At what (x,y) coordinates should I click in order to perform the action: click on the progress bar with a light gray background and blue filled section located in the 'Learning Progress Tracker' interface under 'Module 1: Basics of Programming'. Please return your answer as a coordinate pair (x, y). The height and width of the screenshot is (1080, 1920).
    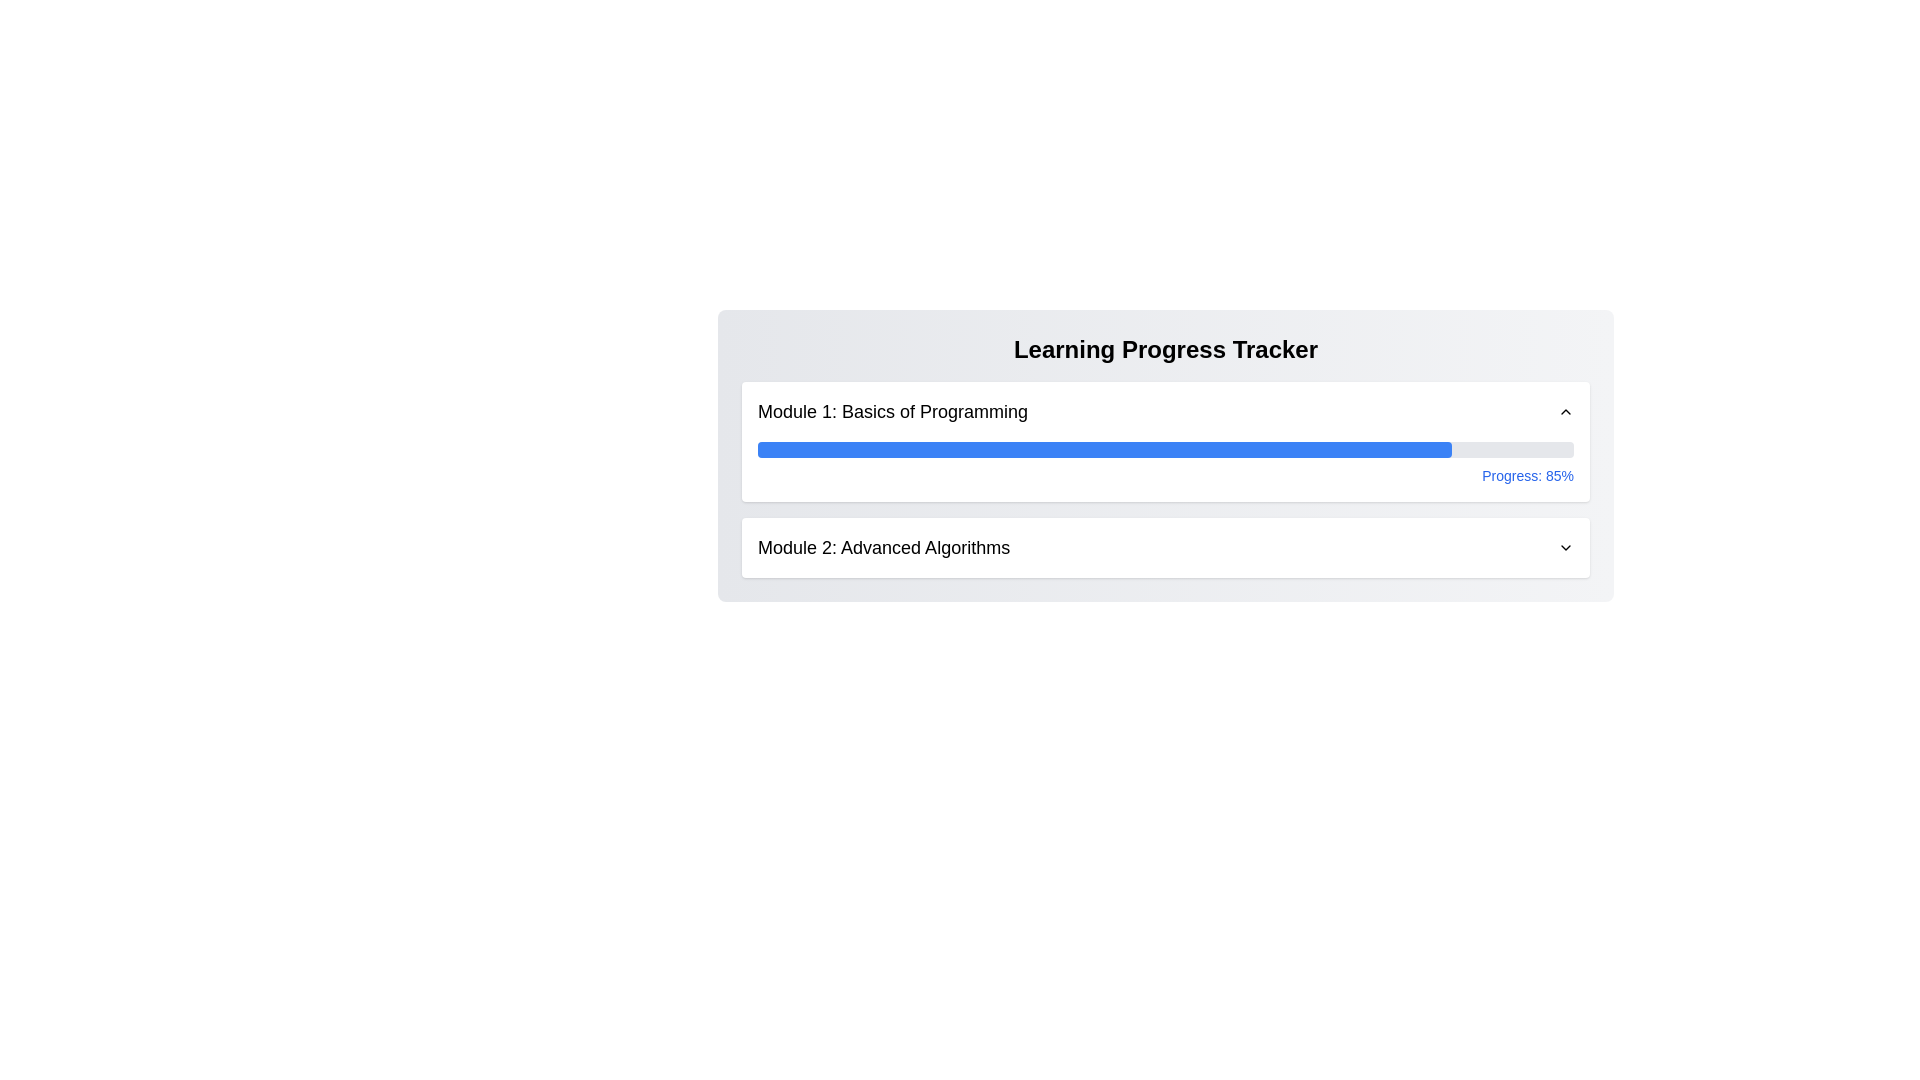
    Looking at the image, I should click on (1166, 450).